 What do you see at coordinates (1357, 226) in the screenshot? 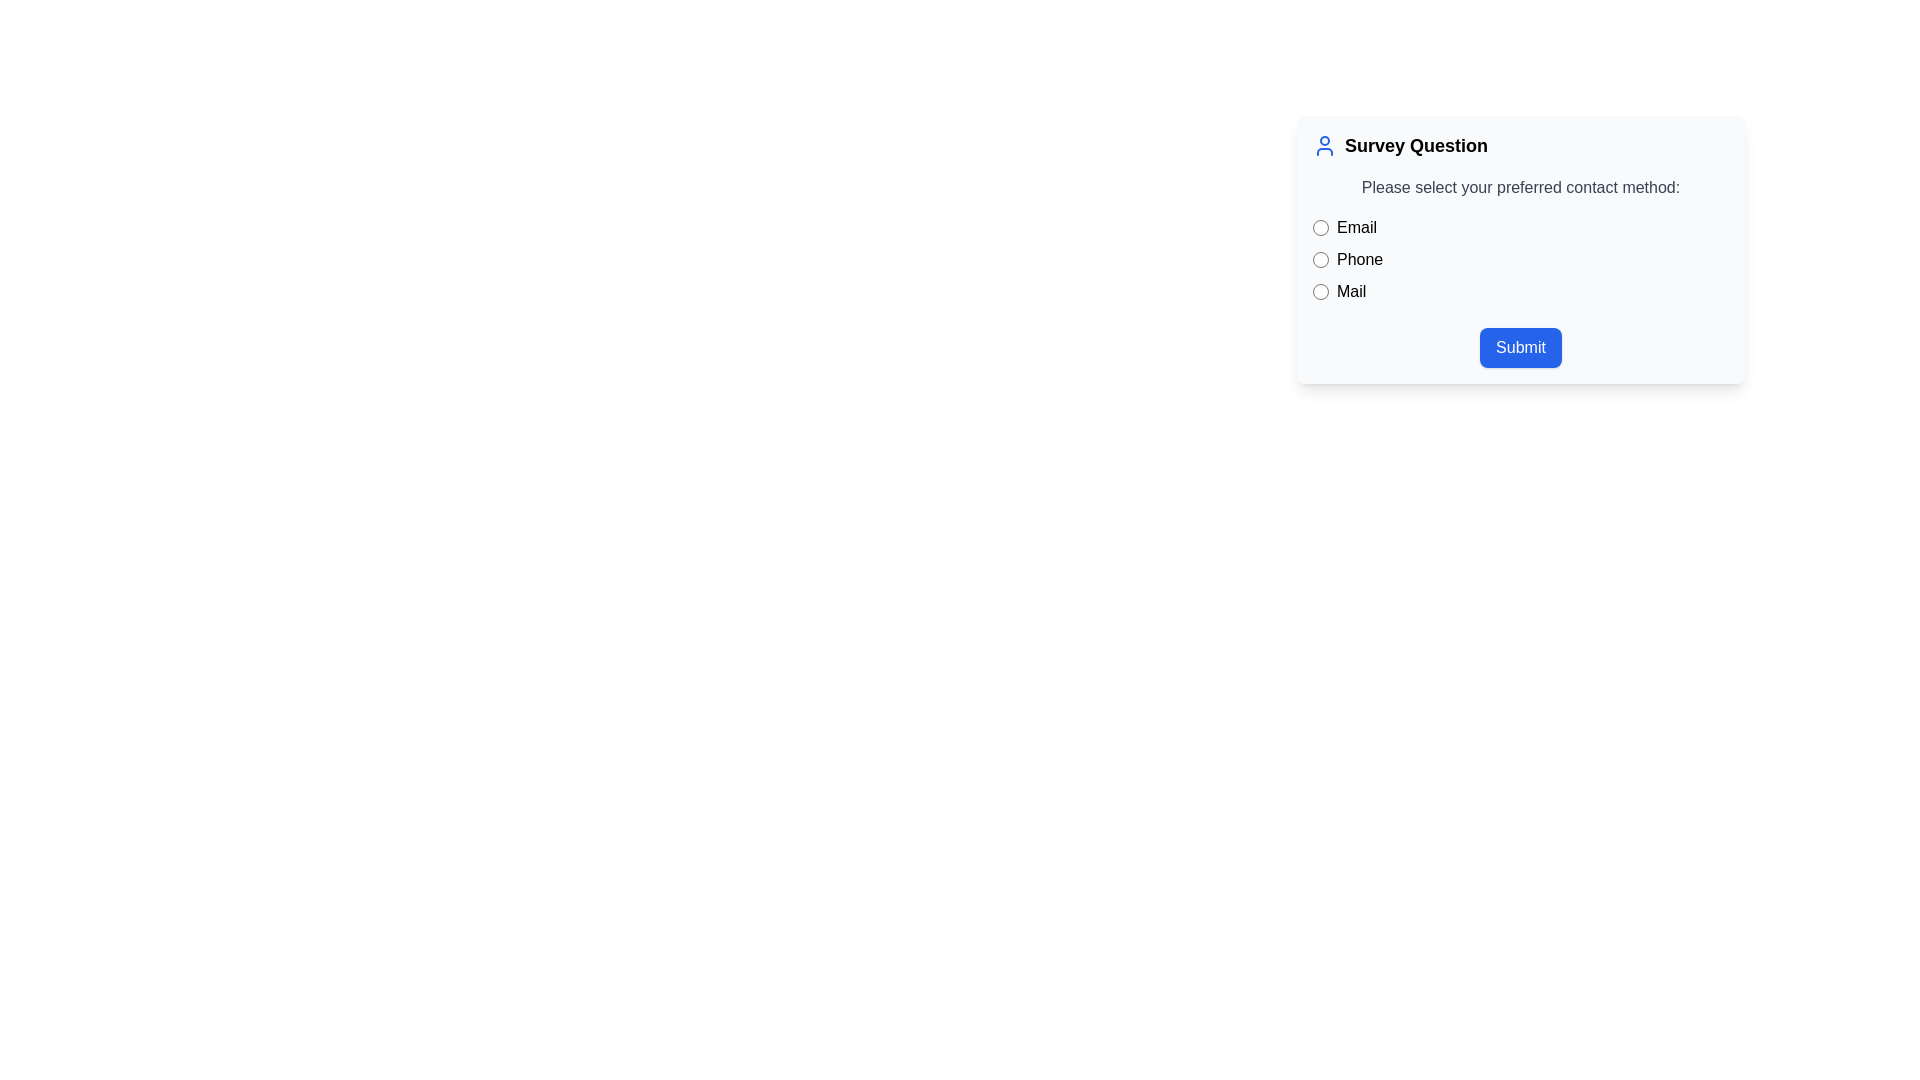
I see `the adjacent radio button by interacting with the 'Email' label` at bounding box center [1357, 226].